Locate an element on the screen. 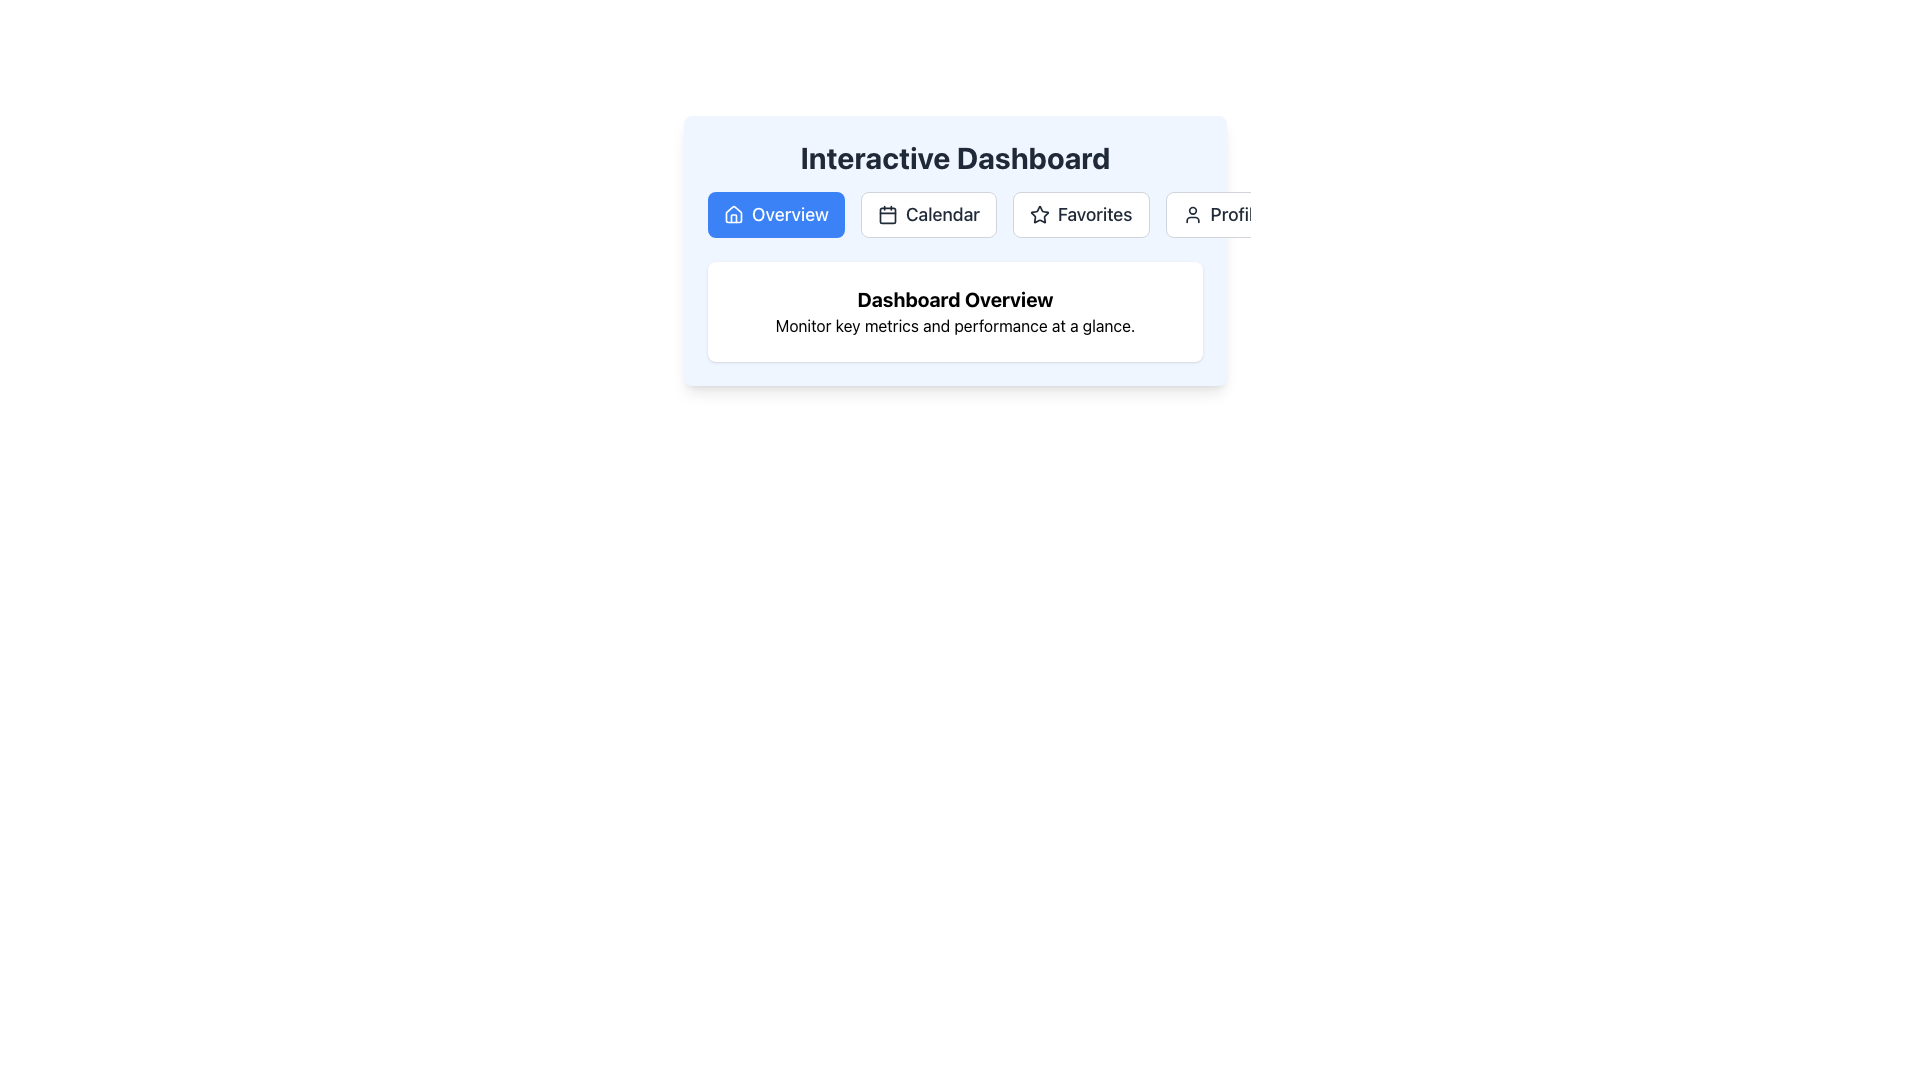 This screenshot has height=1080, width=1920. the 'Calendar' button located in the navigation bar is located at coordinates (927, 215).